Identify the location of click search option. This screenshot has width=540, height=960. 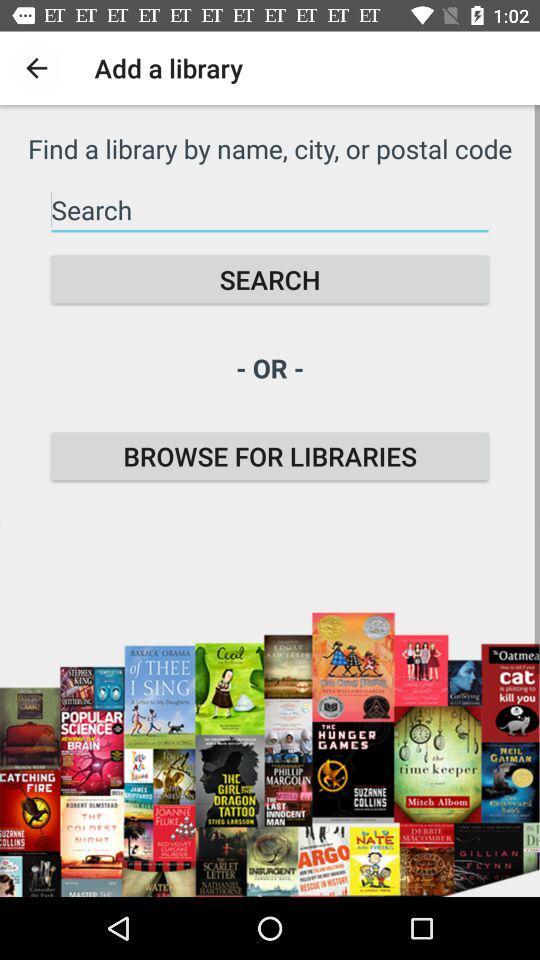
(270, 210).